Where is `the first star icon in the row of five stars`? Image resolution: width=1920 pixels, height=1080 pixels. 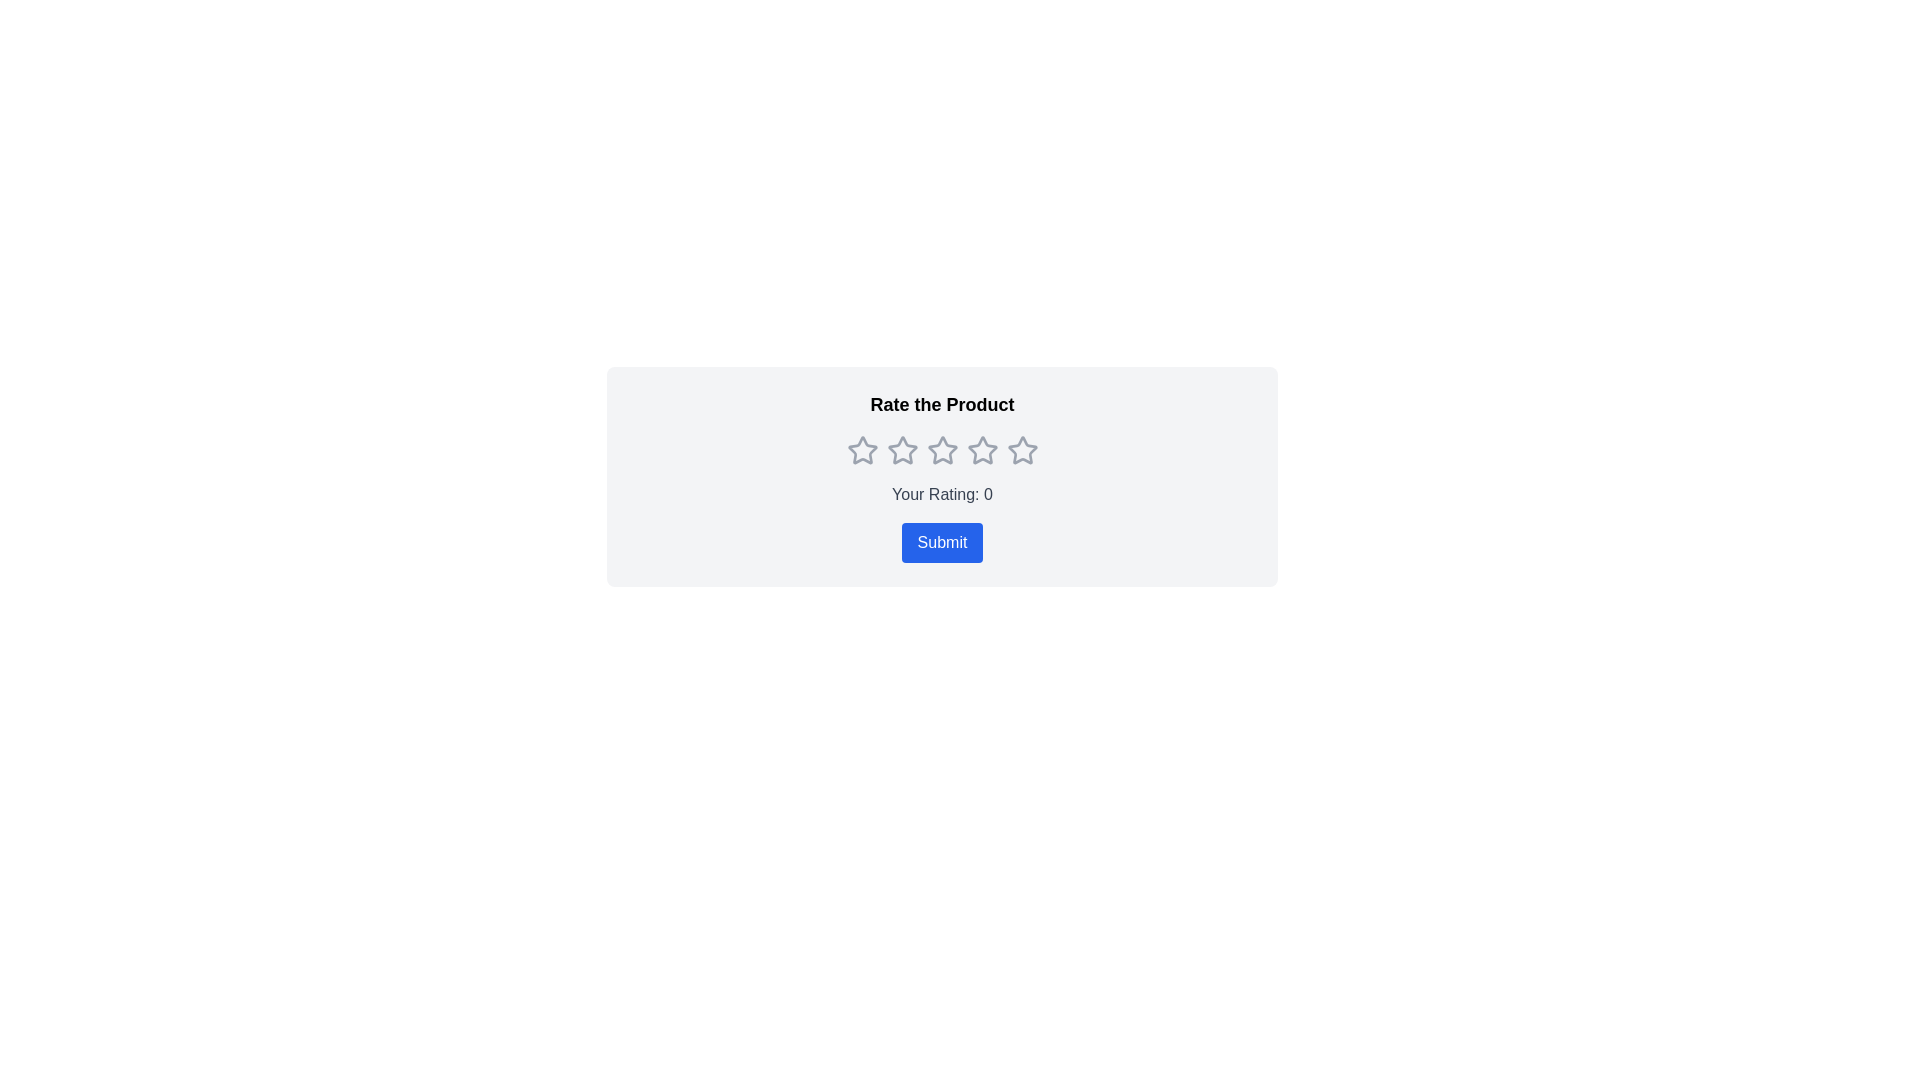
the first star icon in the row of five stars is located at coordinates (862, 450).